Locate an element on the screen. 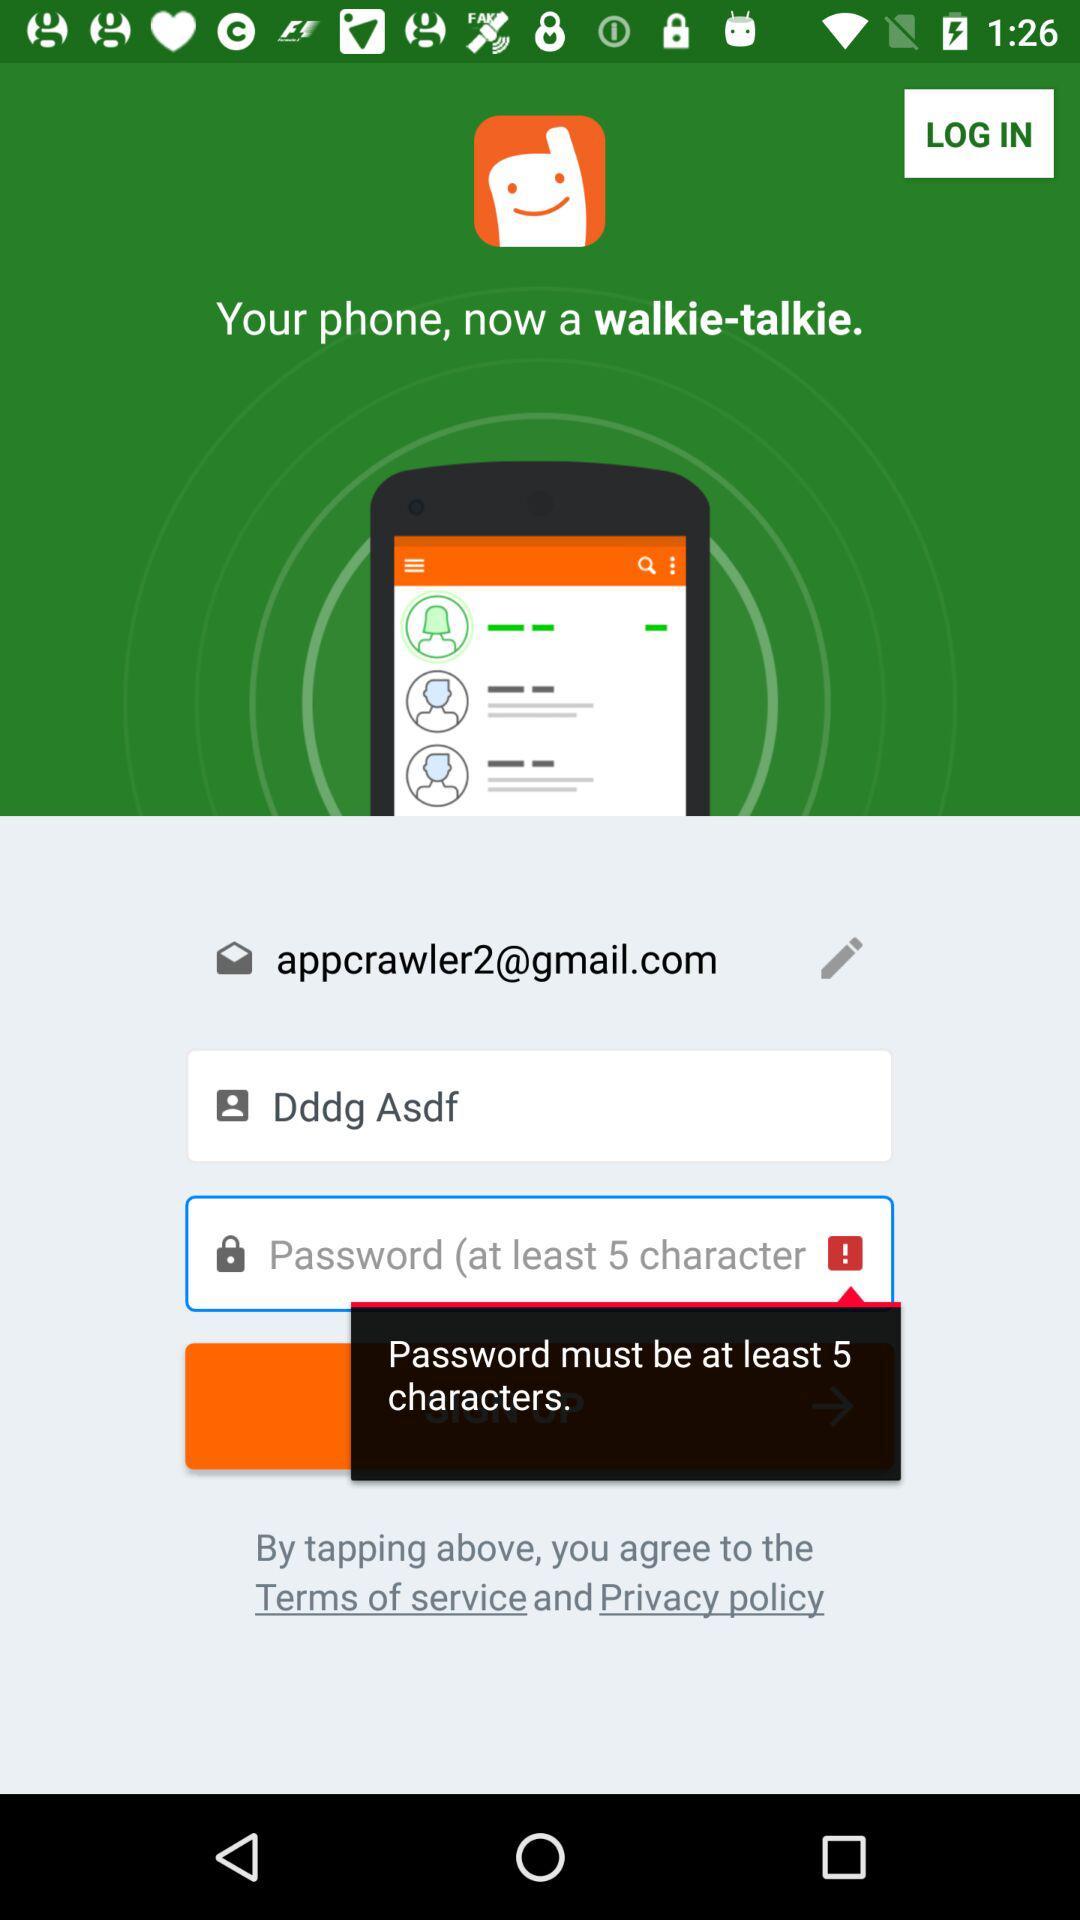  the icon next to the and icon is located at coordinates (710, 1595).